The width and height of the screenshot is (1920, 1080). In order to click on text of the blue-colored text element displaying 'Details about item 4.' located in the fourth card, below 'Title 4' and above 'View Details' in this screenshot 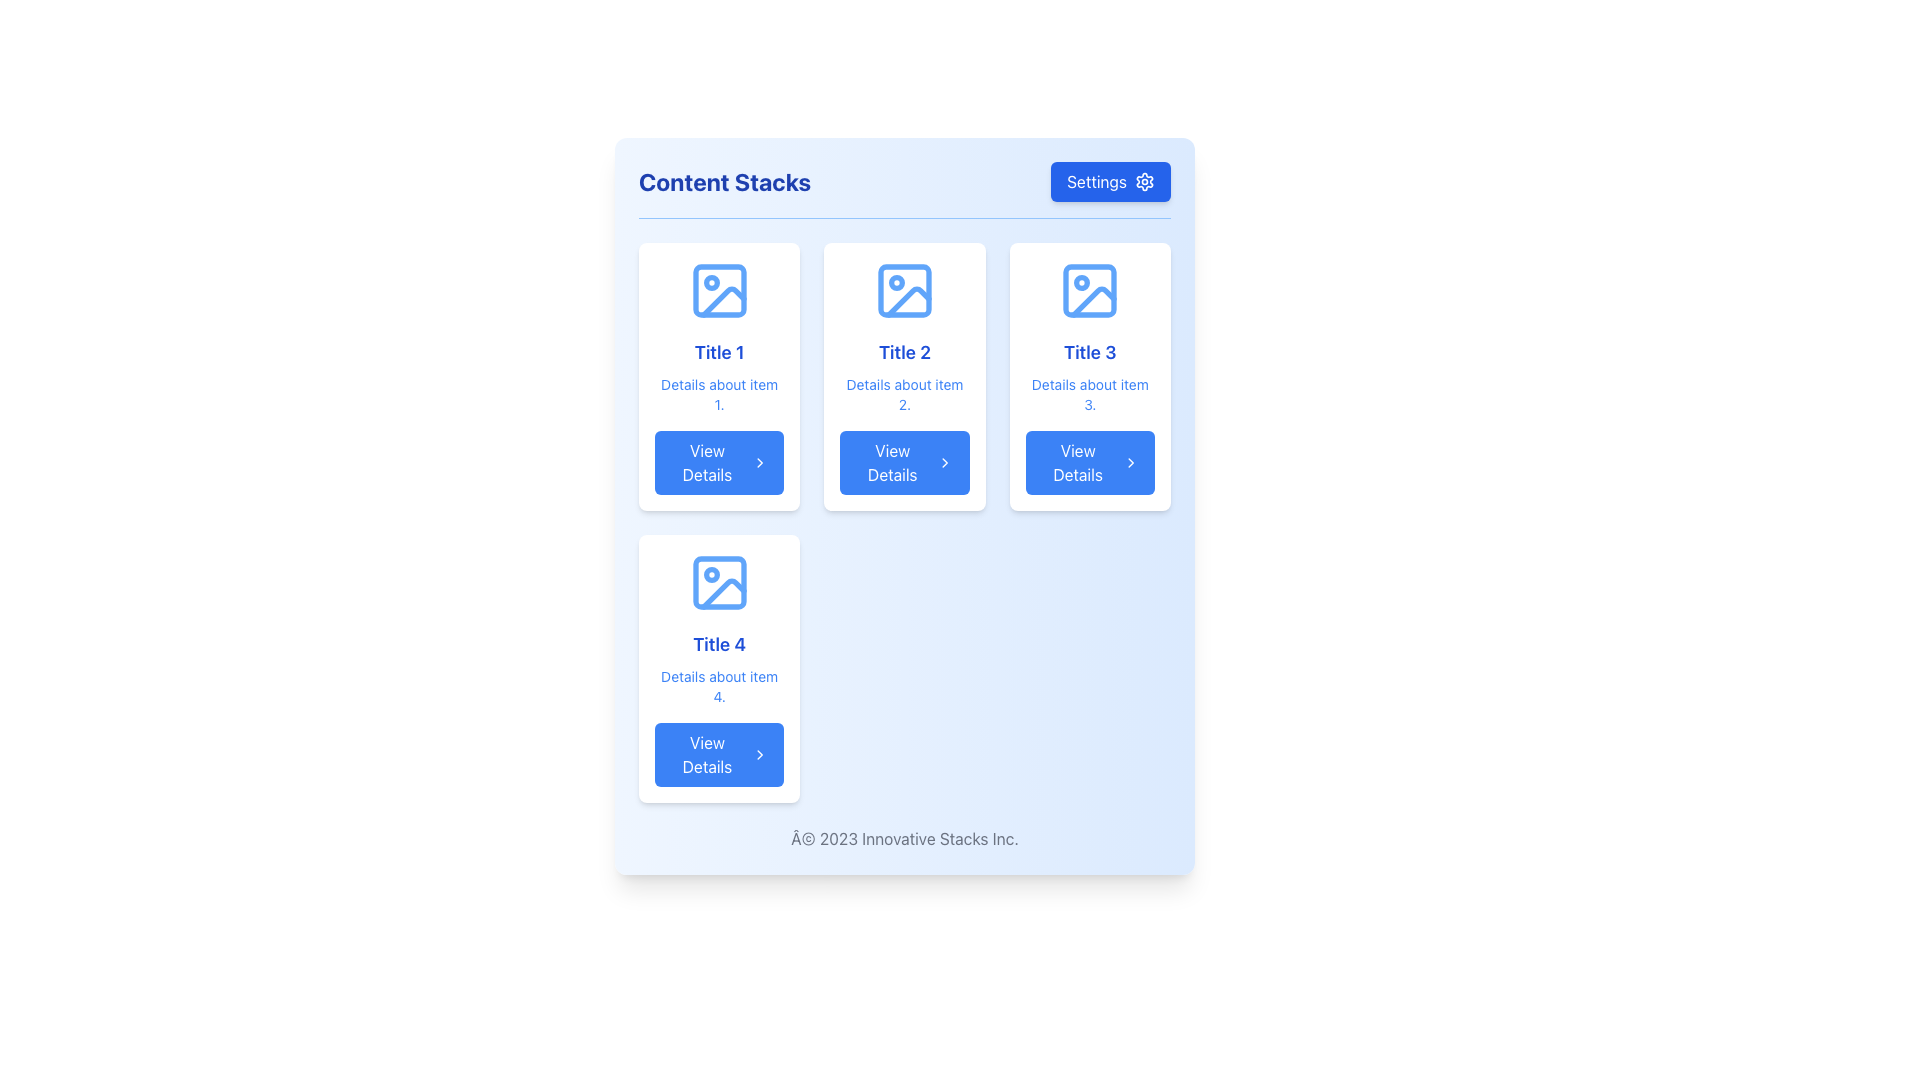, I will do `click(719, 685)`.